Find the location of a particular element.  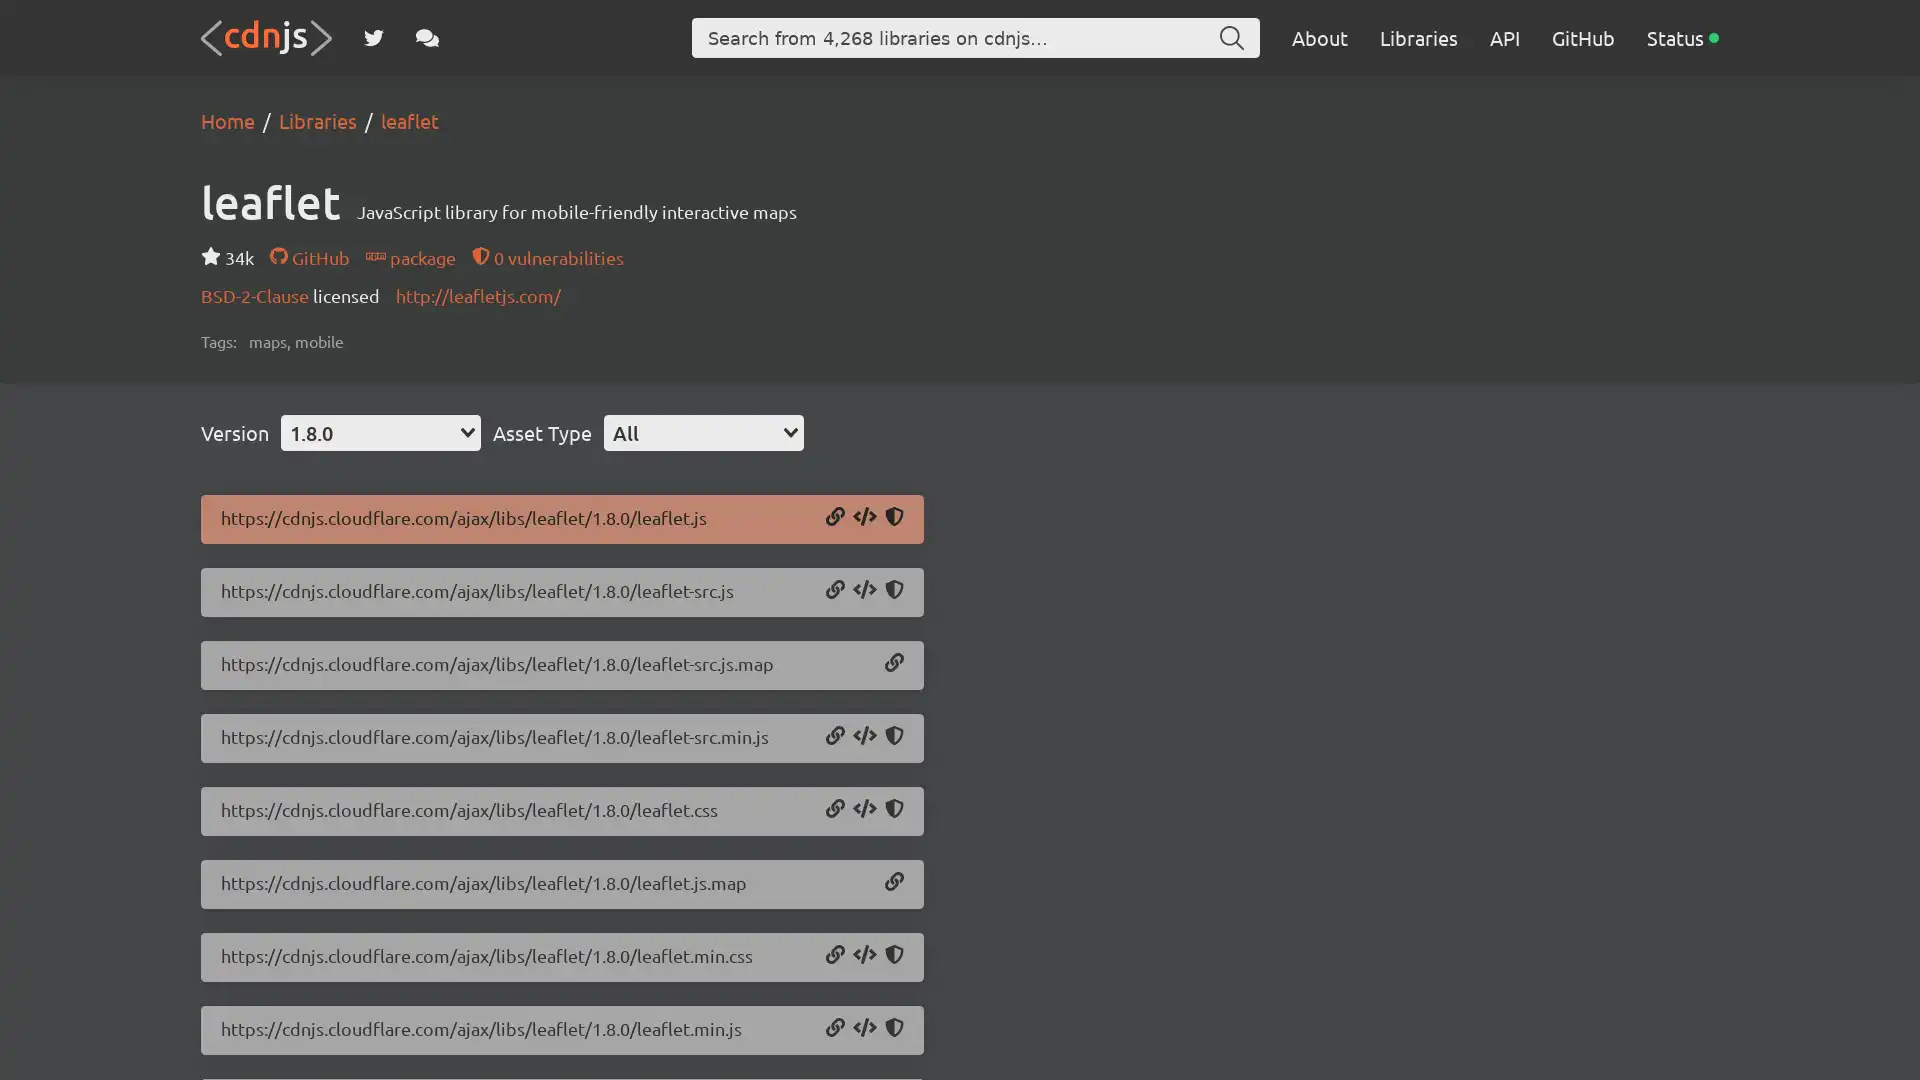

Copy URL is located at coordinates (893, 664).